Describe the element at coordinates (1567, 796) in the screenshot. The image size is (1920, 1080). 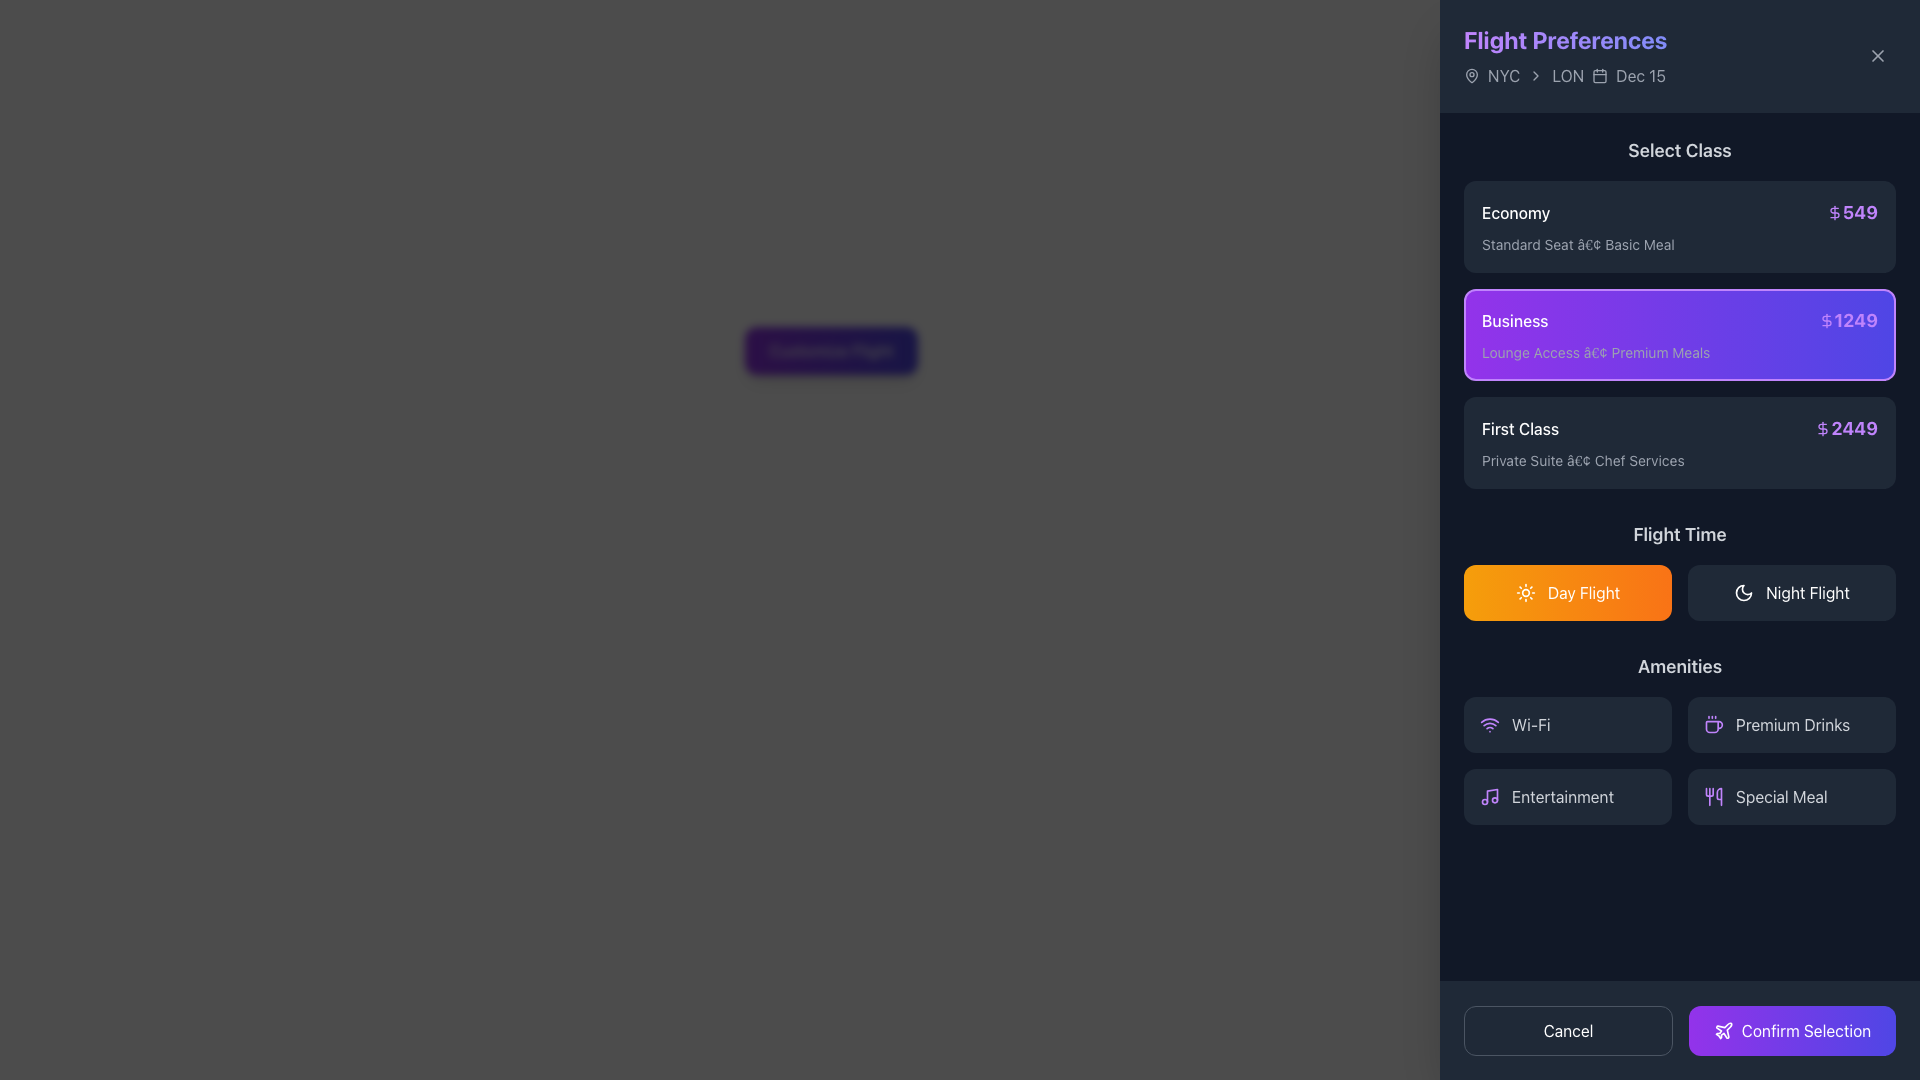
I see `the 'Entertainment' button located in the 'Amenities' section, which has a dark blue background and features a musical note icon` at that location.